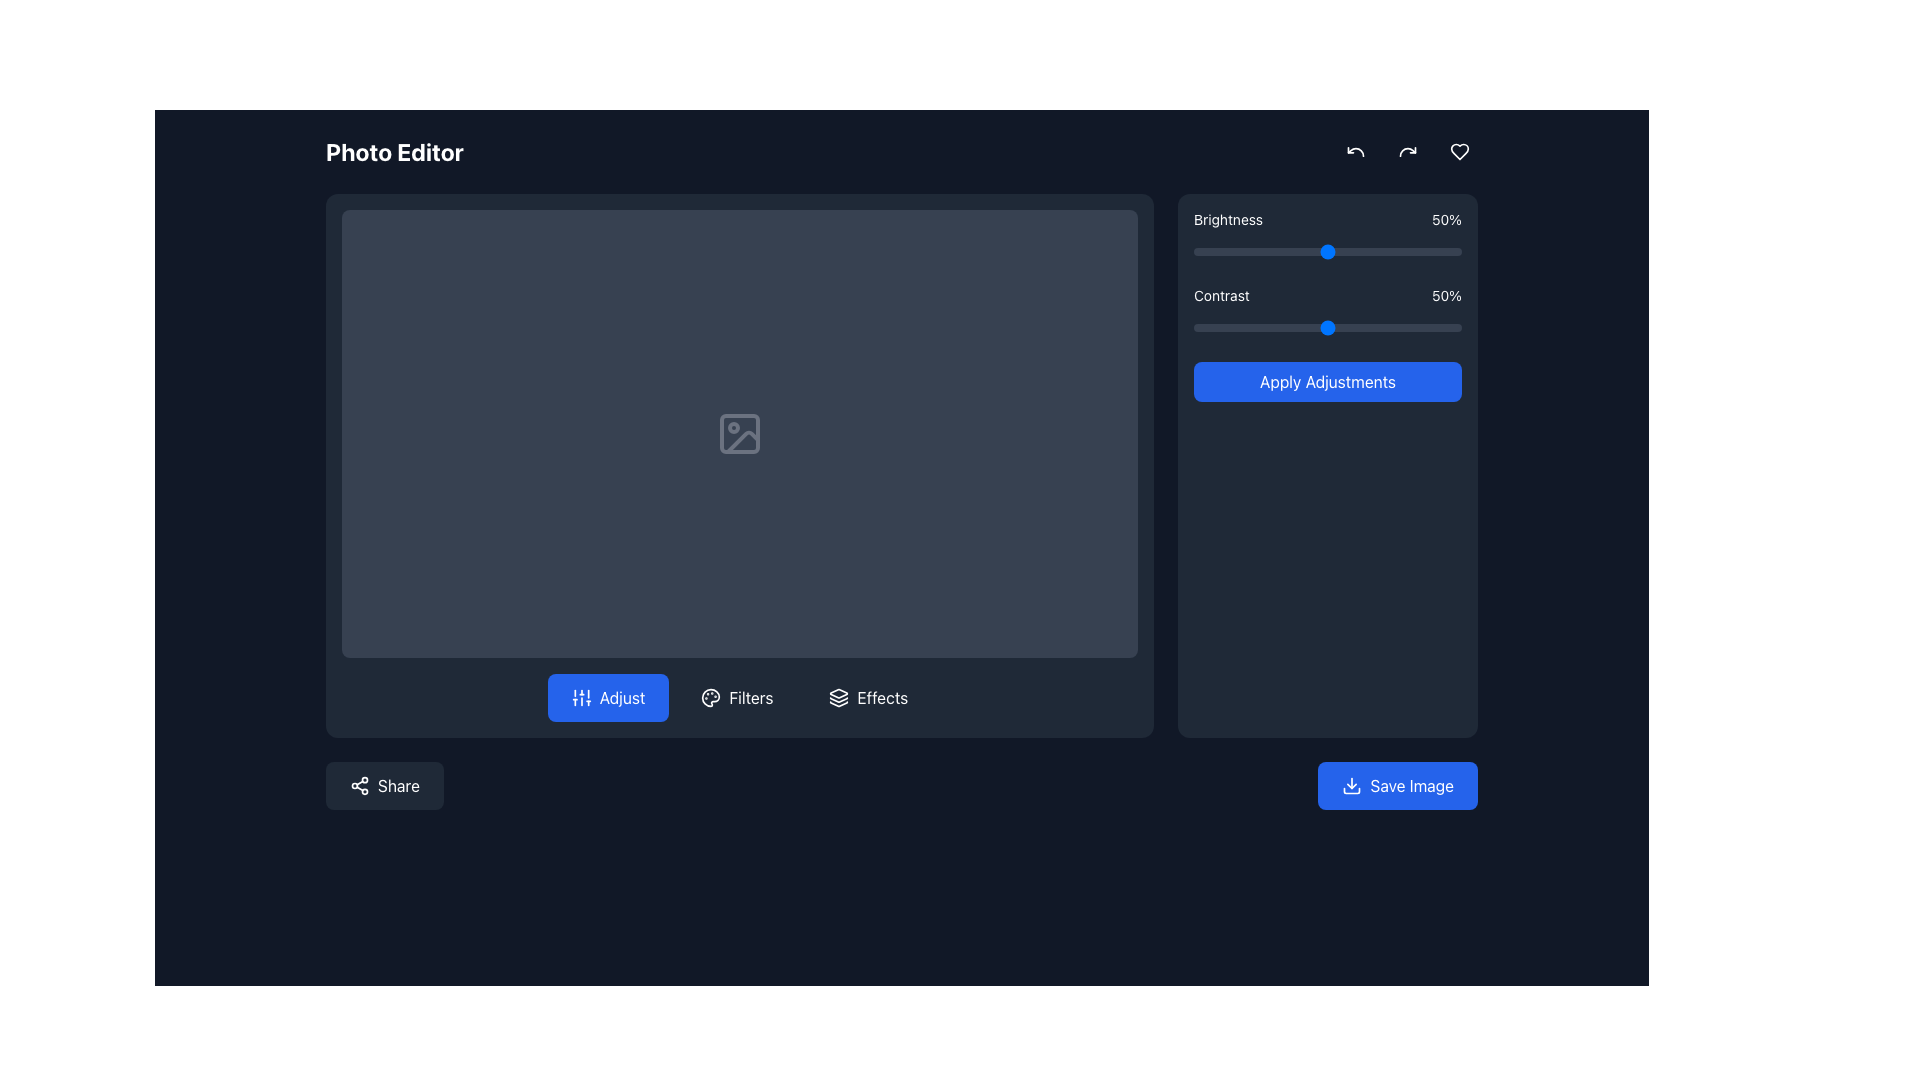 The height and width of the screenshot is (1080, 1920). What do you see at coordinates (398, 784) in the screenshot?
I see `the text label displaying 'Share' in white font on a dark background, which is part of a button located at the bottom-left corner of the interface, to initiate sharing` at bounding box center [398, 784].